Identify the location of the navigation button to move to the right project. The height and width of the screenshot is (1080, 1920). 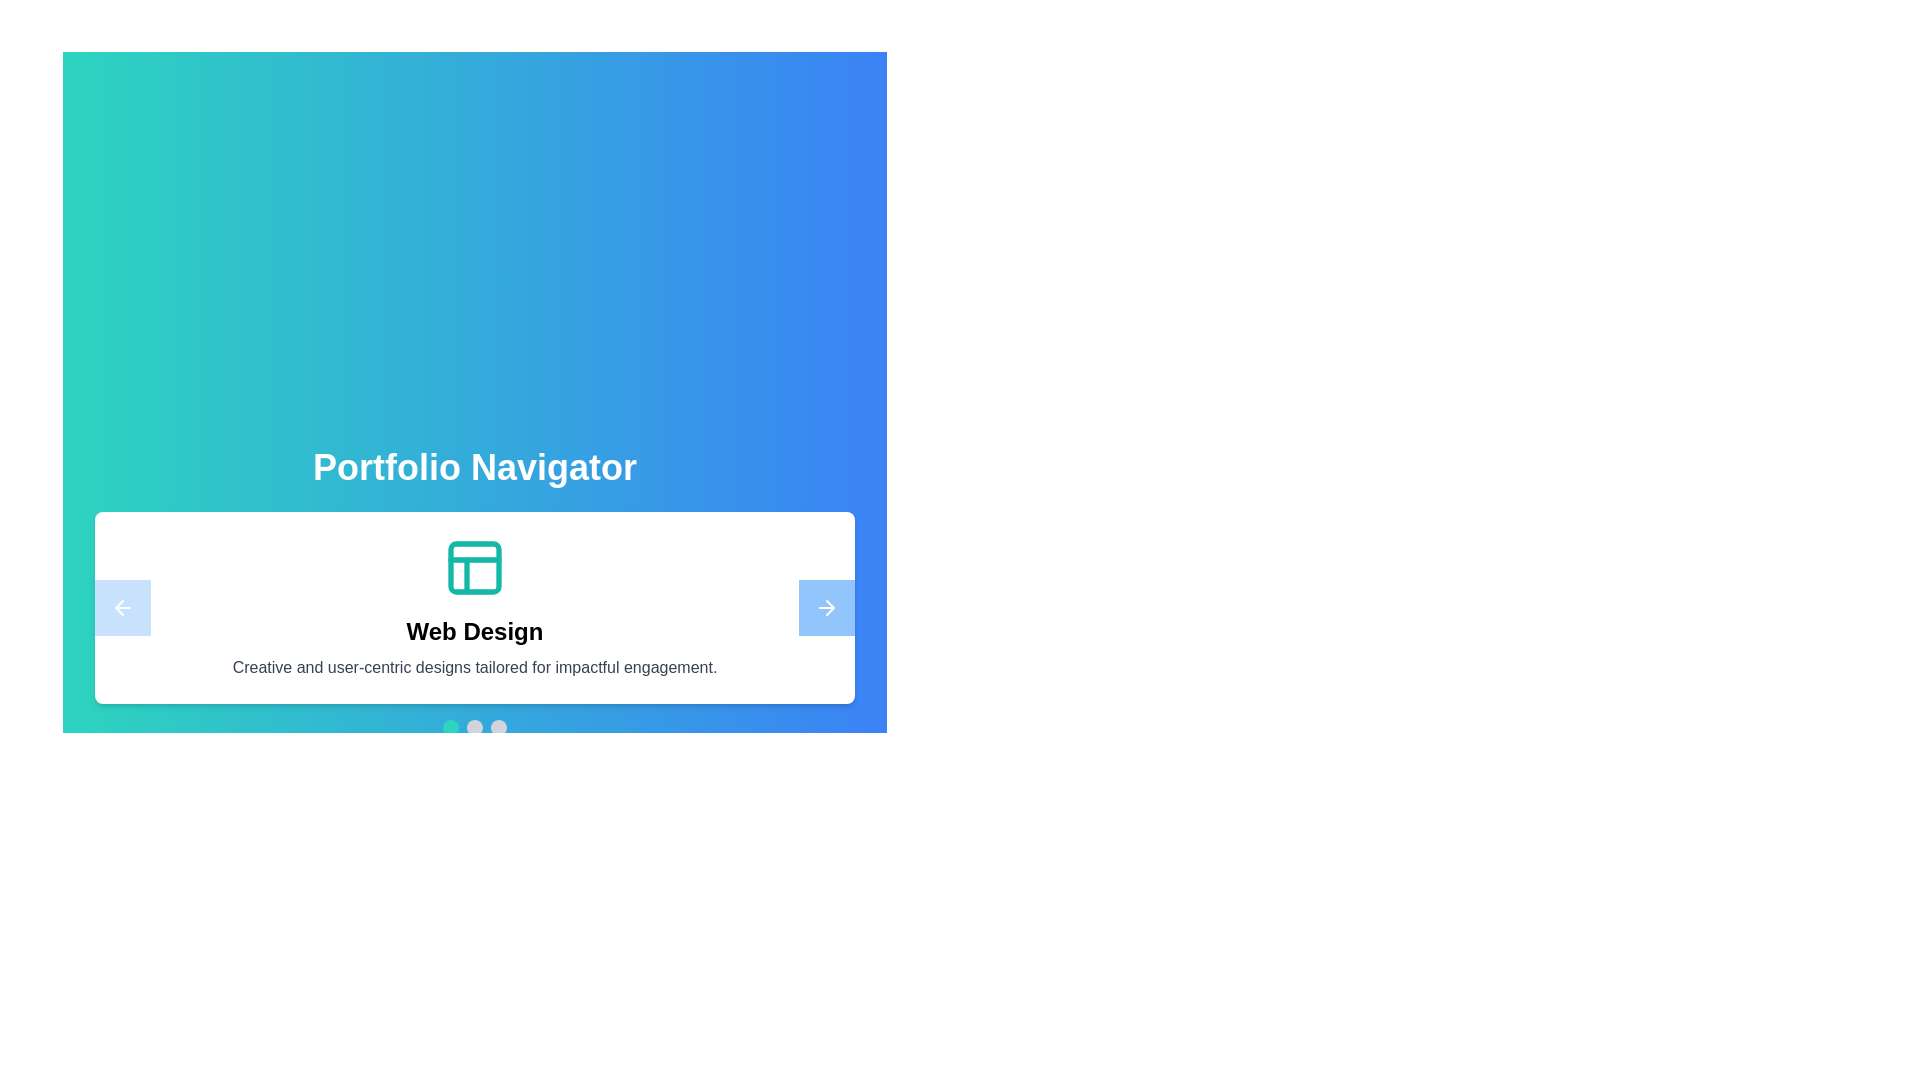
(826, 607).